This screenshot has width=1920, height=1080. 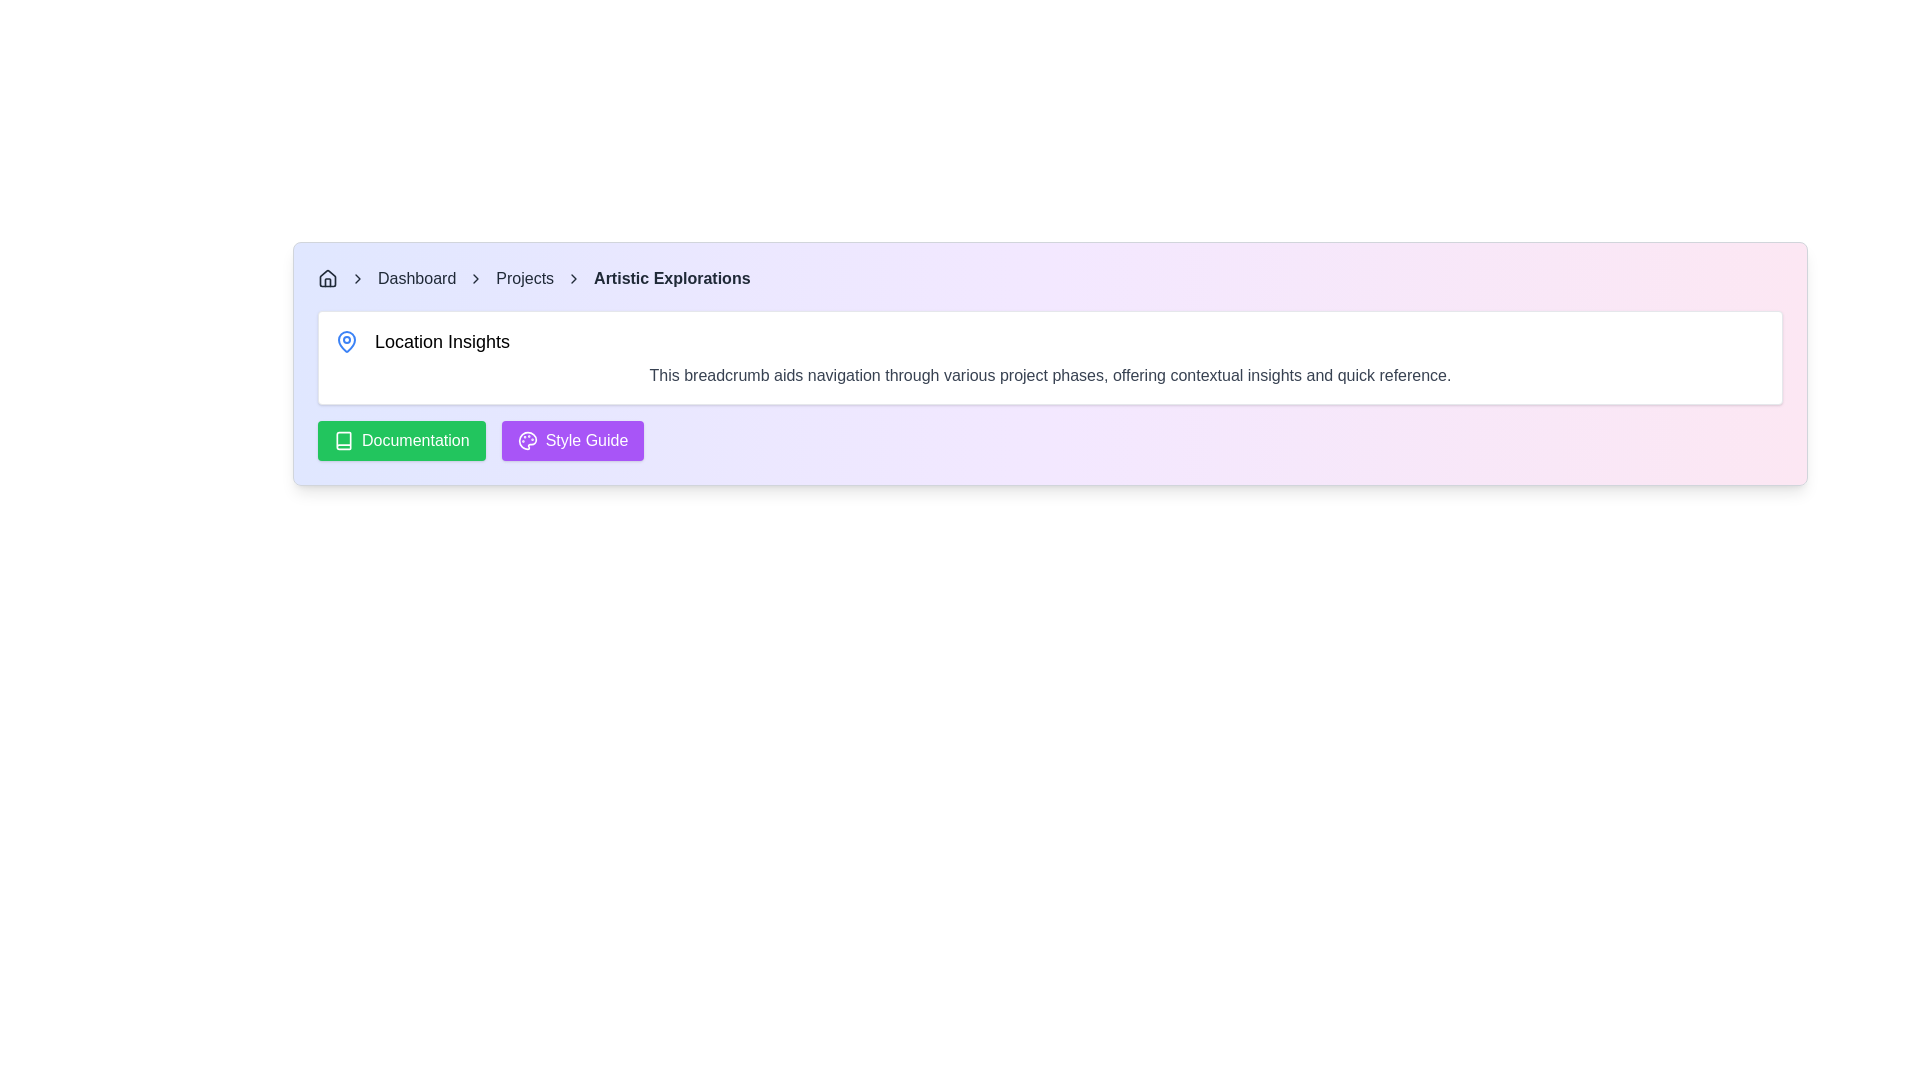 I want to click on the chevron icon in the breadcrumb navigation bar, which visually separates the 'Dashboard' and 'Projects' links, so click(x=475, y=278).